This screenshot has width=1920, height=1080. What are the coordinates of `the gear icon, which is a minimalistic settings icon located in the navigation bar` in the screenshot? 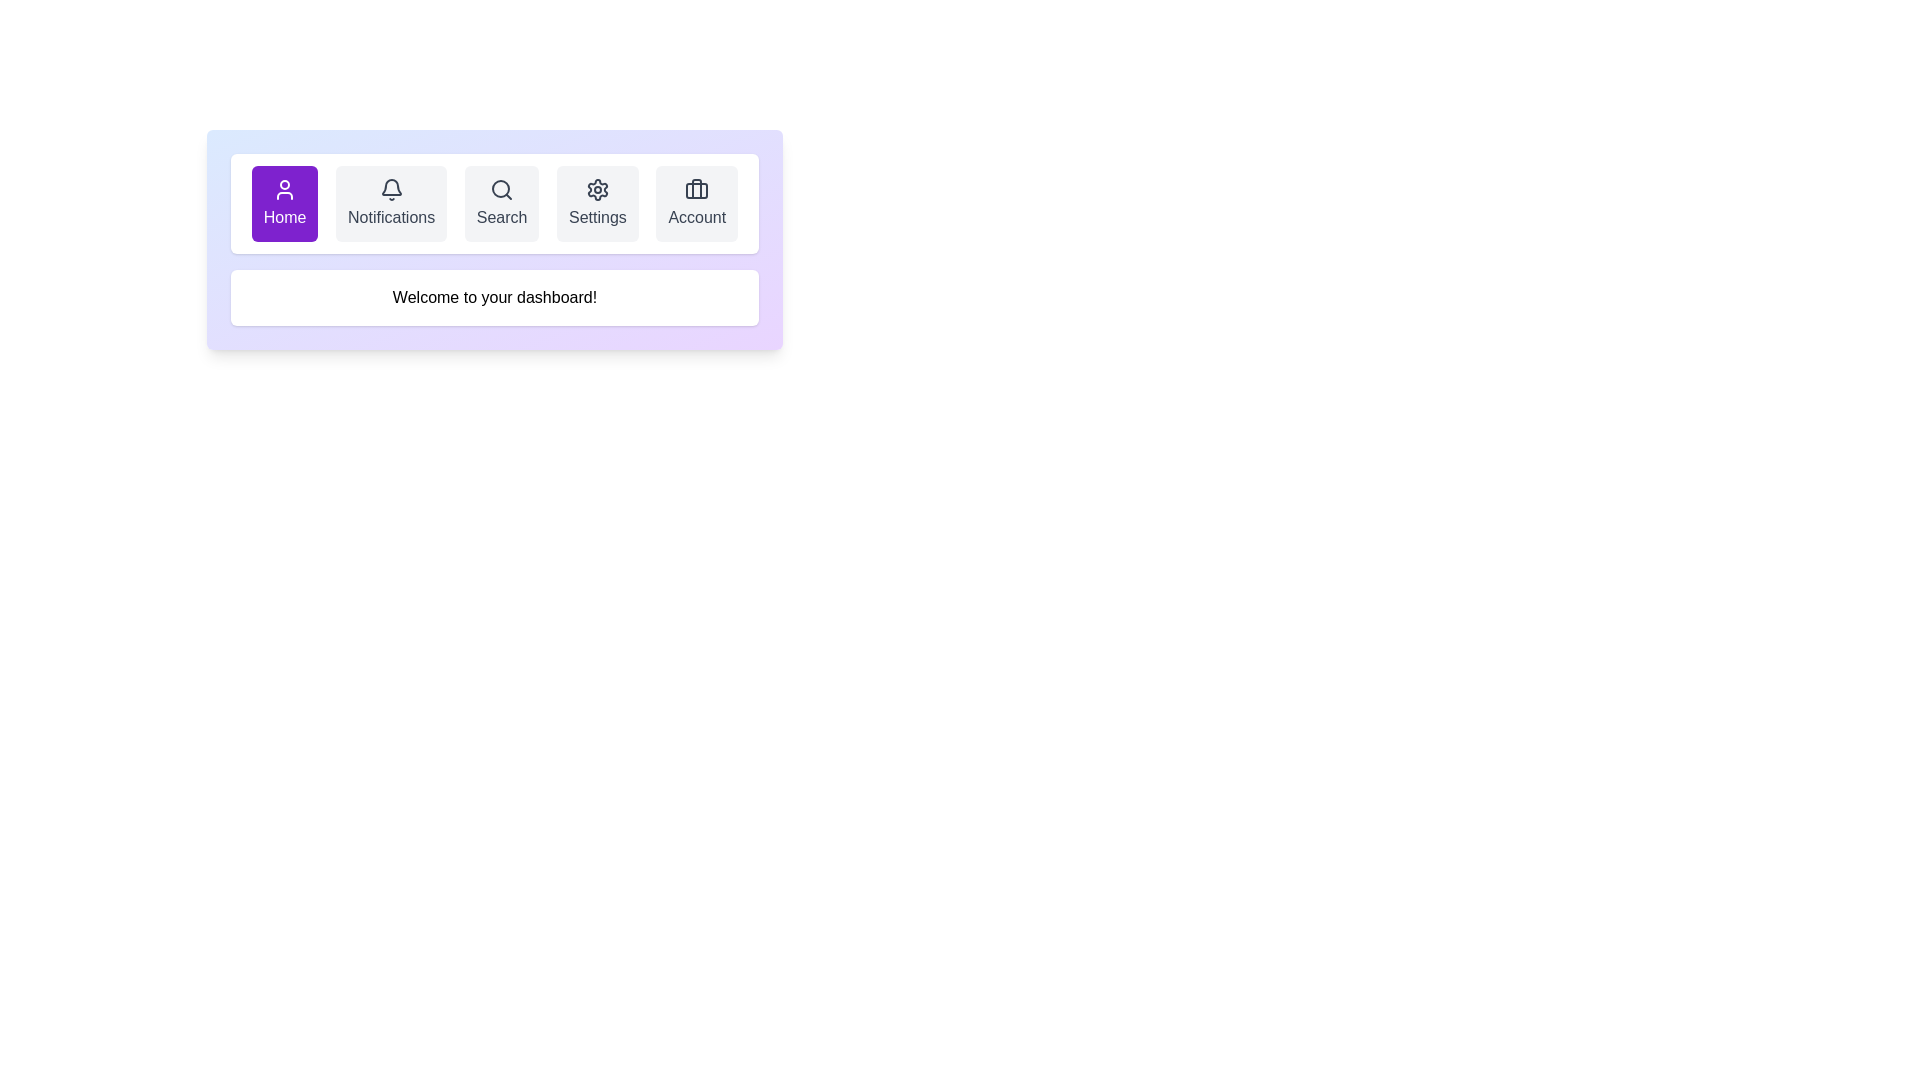 It's located at (596, 189).